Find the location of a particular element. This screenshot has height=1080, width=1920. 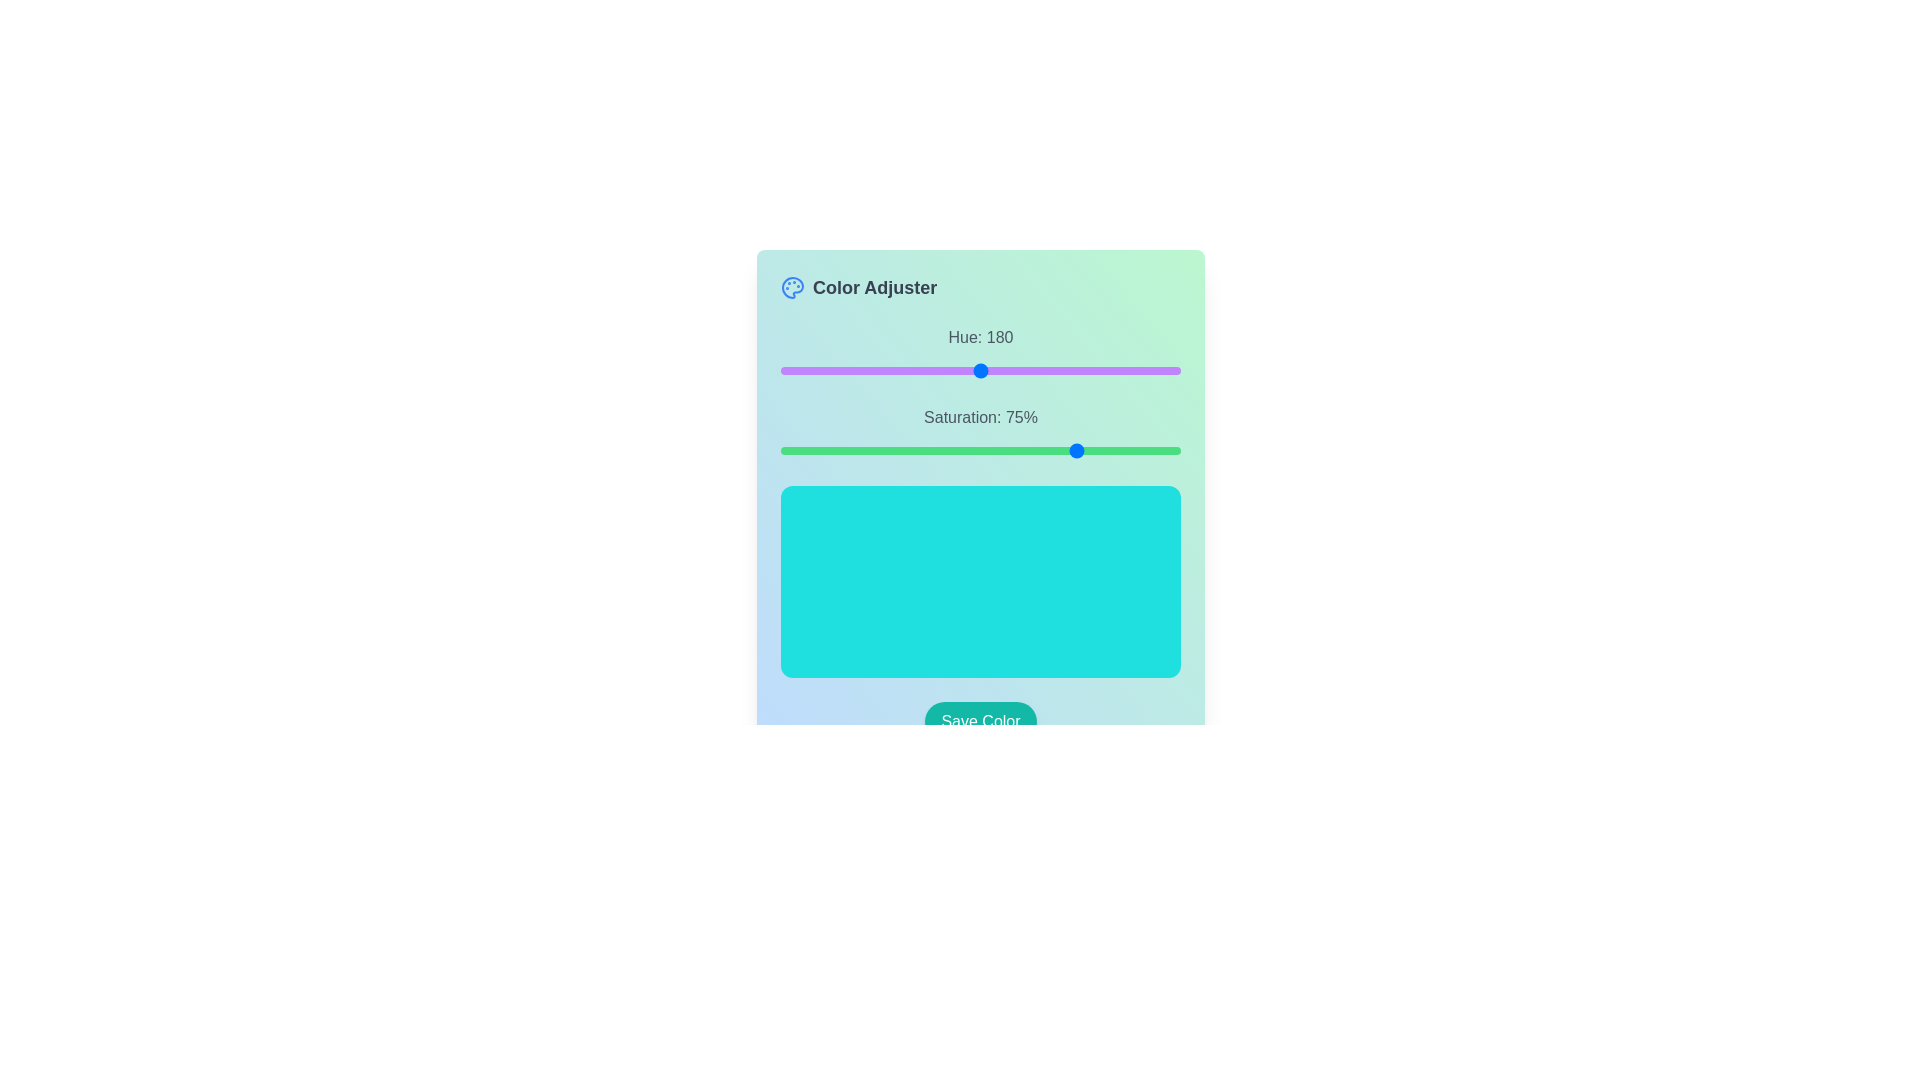

saturation is located at coordinates (809, 451).